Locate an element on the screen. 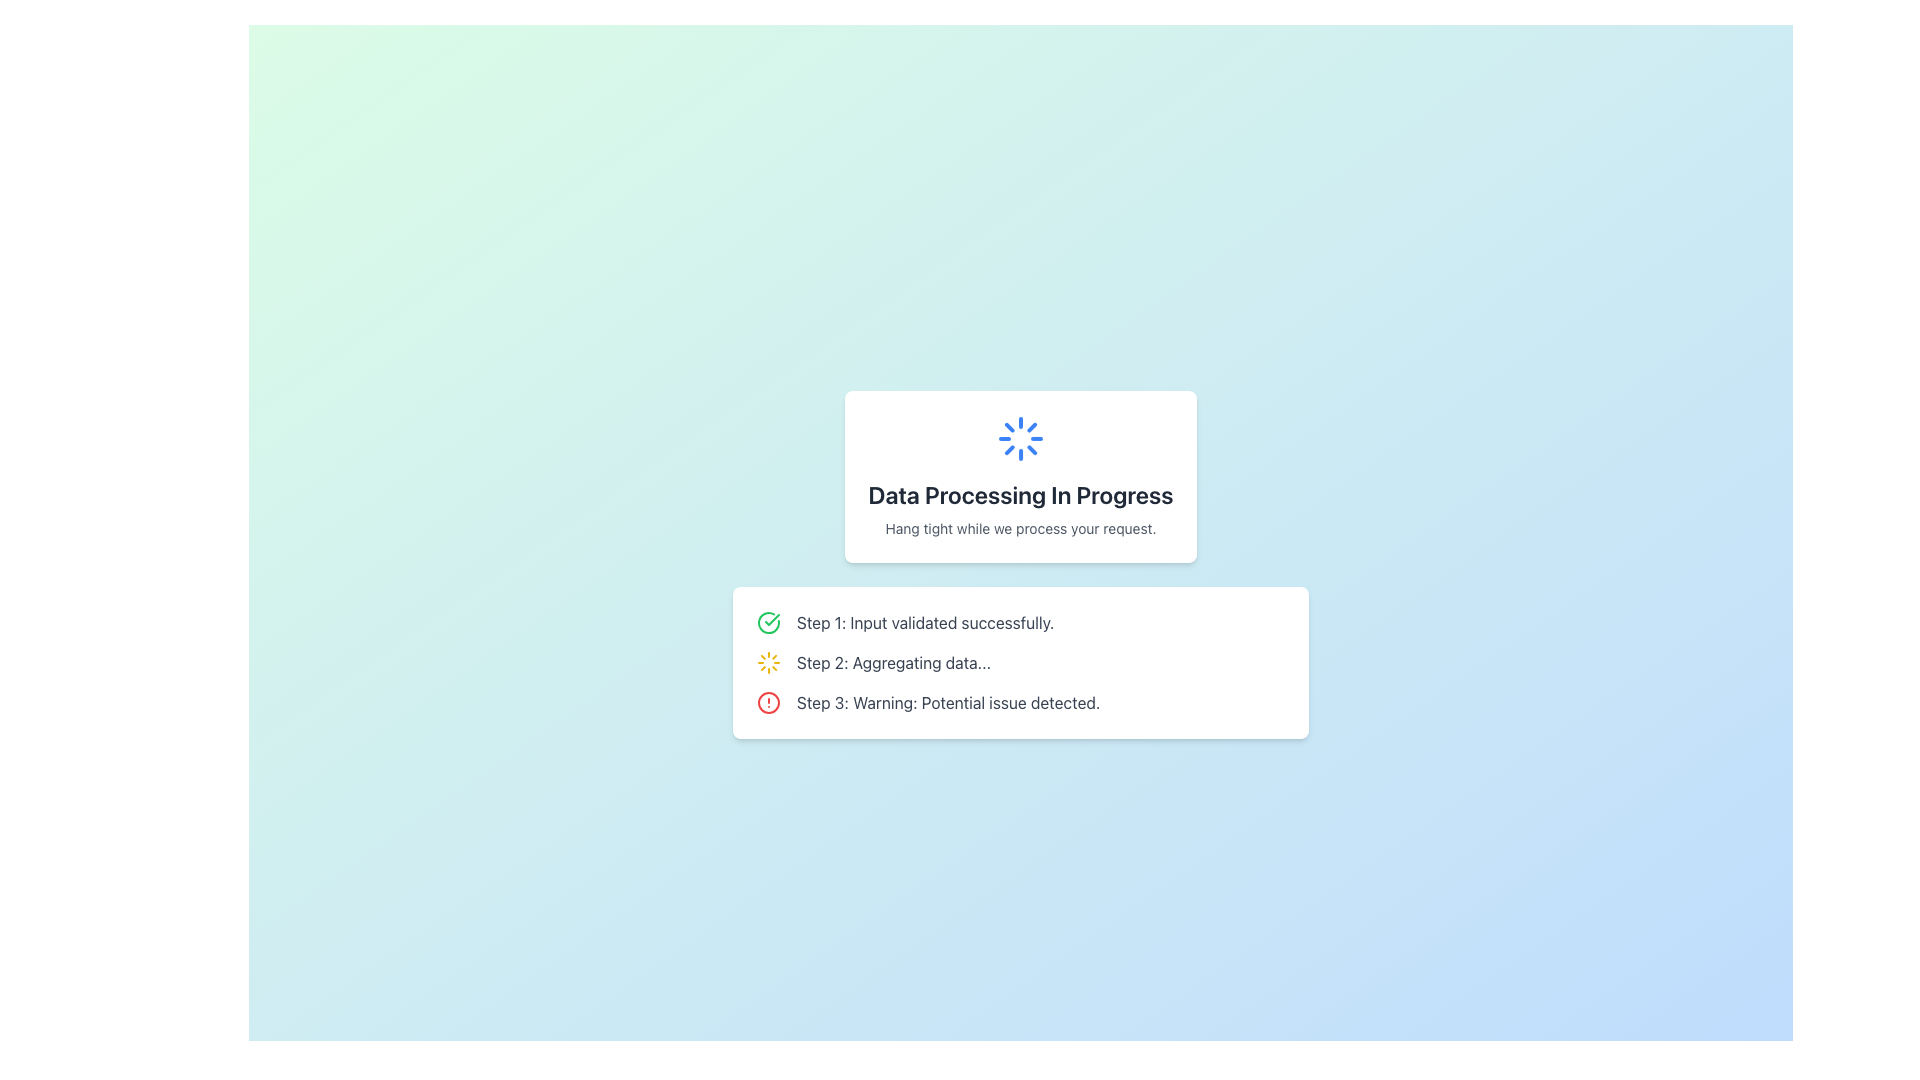 This screenshot has width=1920, height=1080. text of the second item in the progress list under 'Data Processing In Progress', which is a notification step conveying the current state of the data processing workflow is located at coordinates (892, 663).